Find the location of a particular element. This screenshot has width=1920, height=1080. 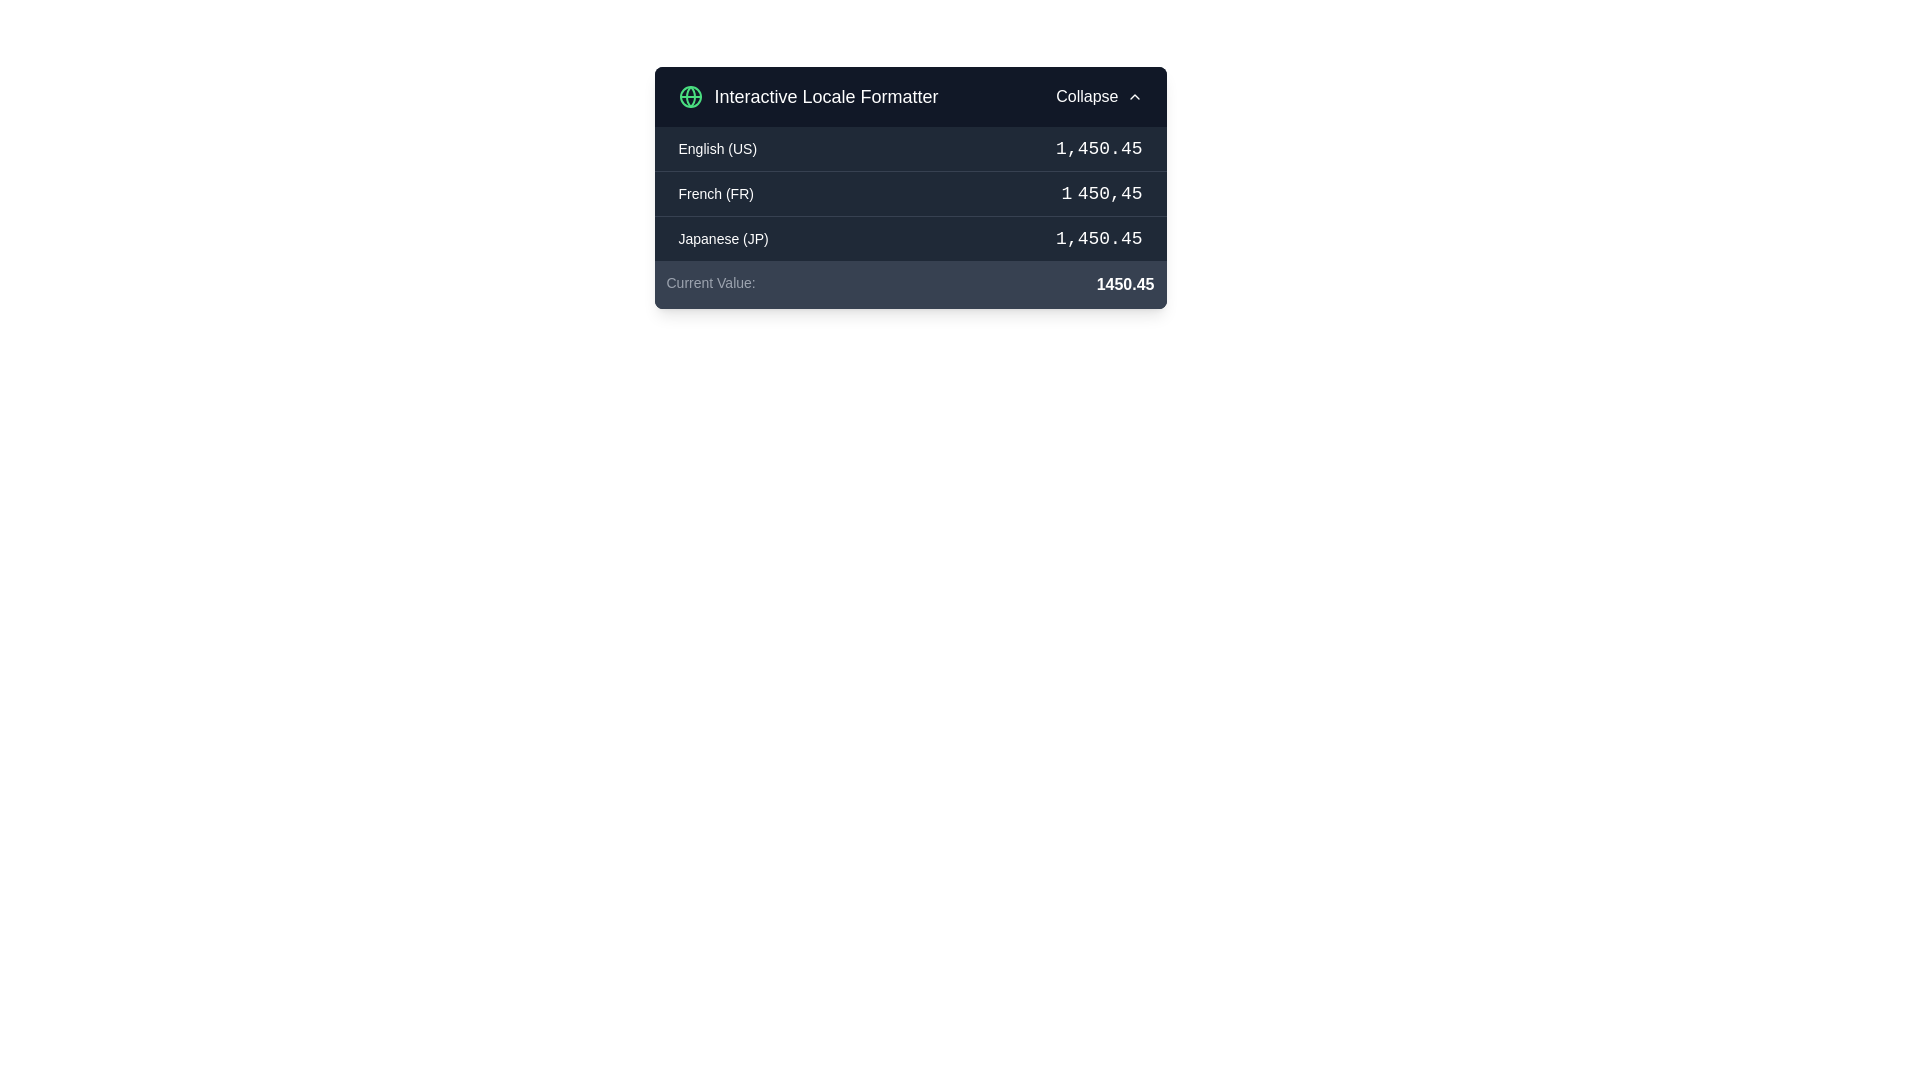

the 'Interactive Locale Formatter' Collapsible Header Section is located at coordinates (909, 96).